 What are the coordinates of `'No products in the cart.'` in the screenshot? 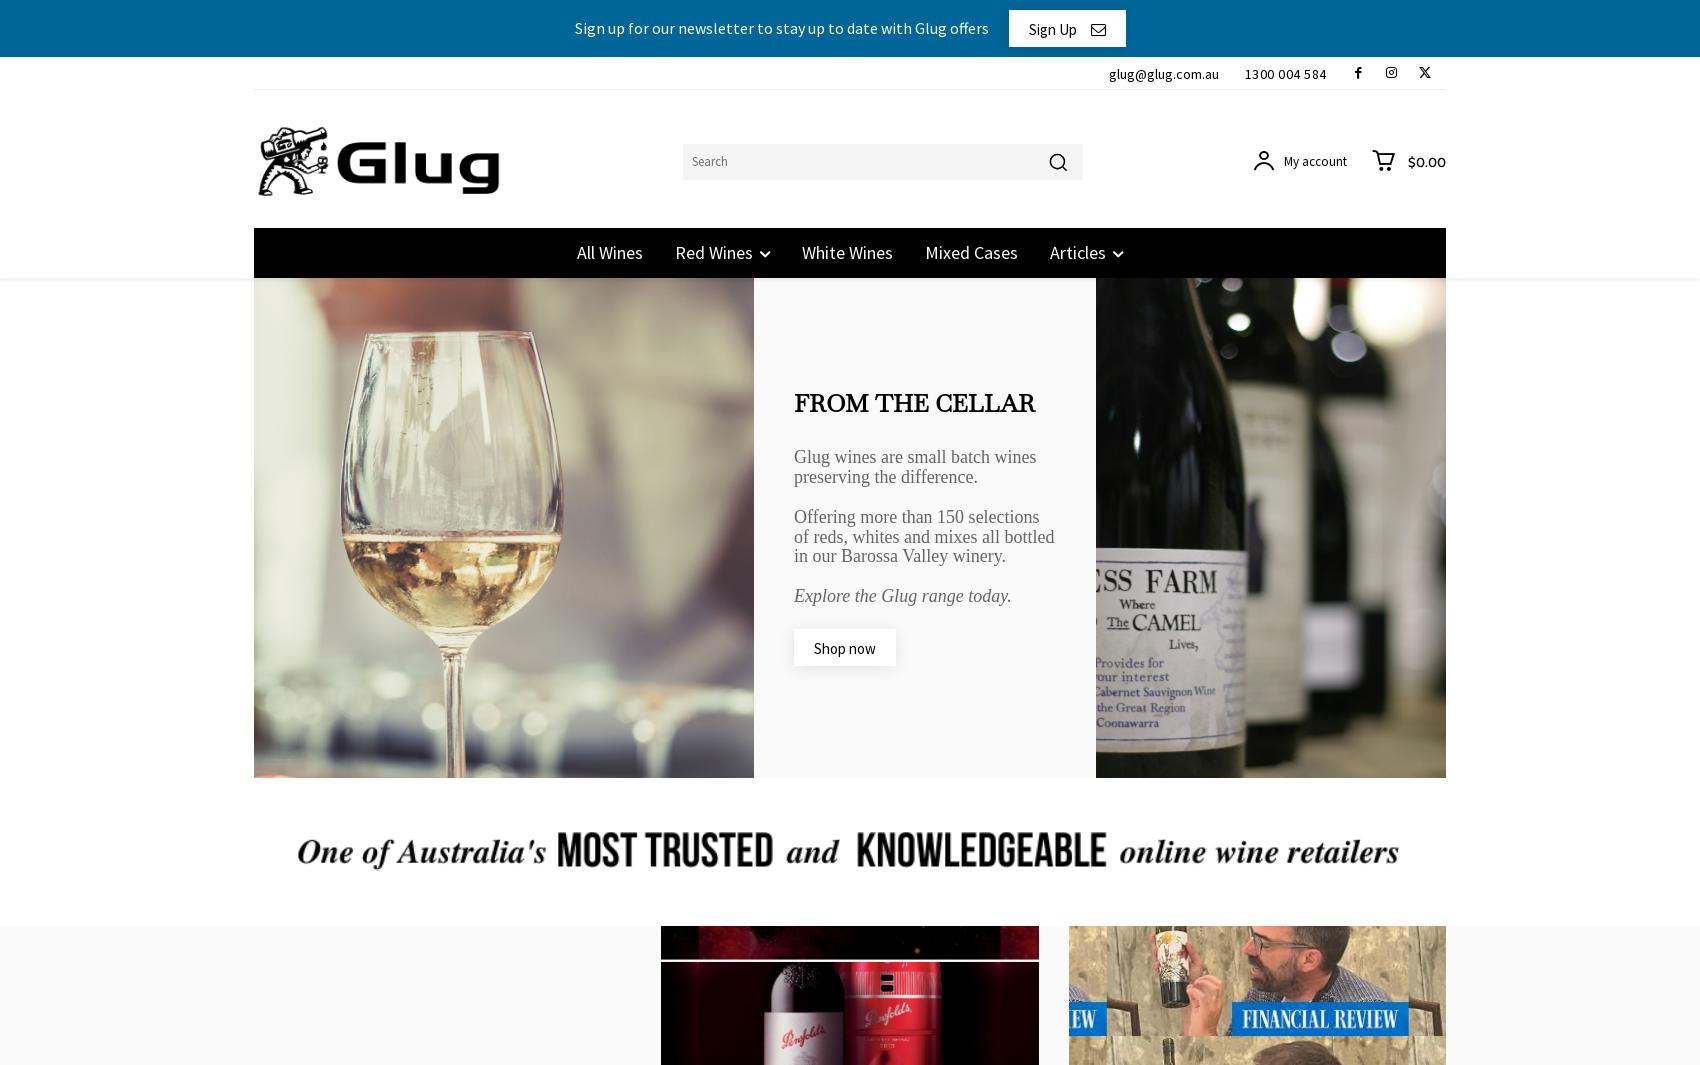 It's located at (1301, 217).